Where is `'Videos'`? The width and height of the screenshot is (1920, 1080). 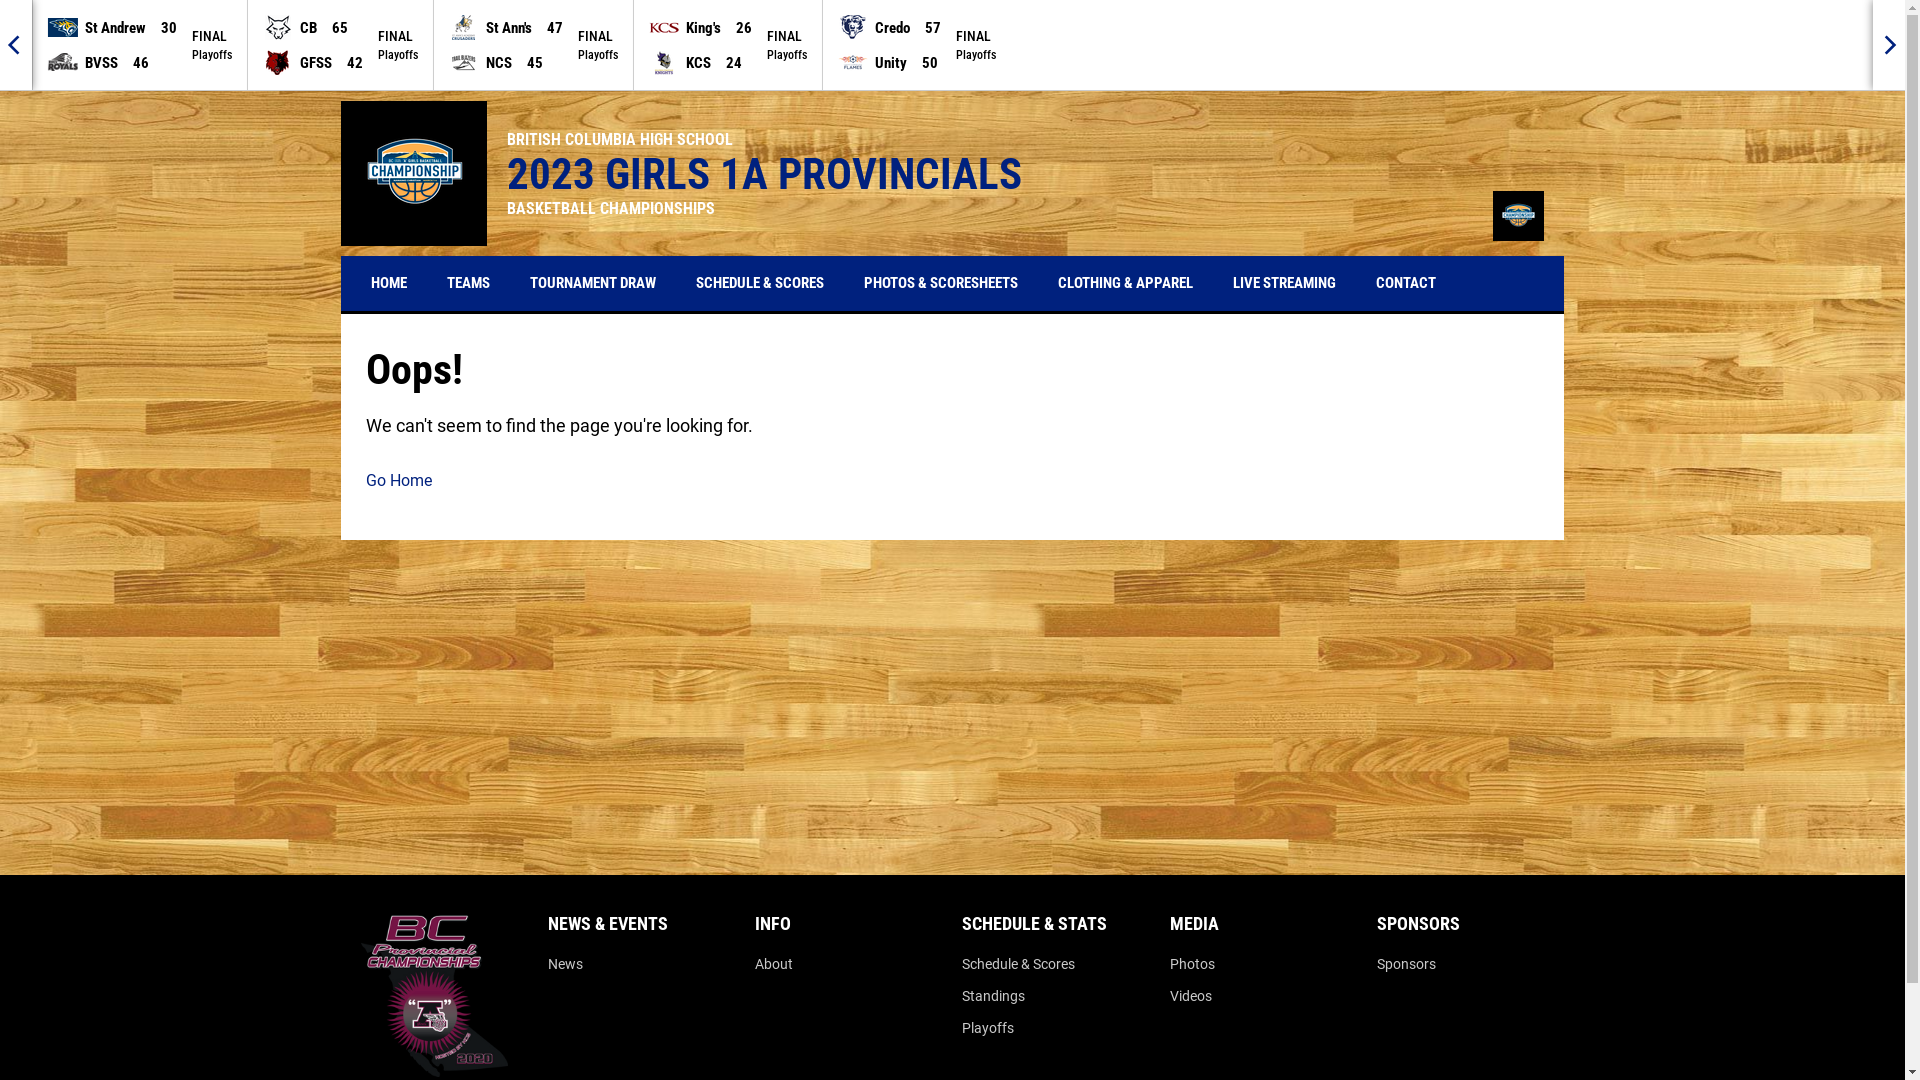 'Videos' is located at coordinates (1190, 995).